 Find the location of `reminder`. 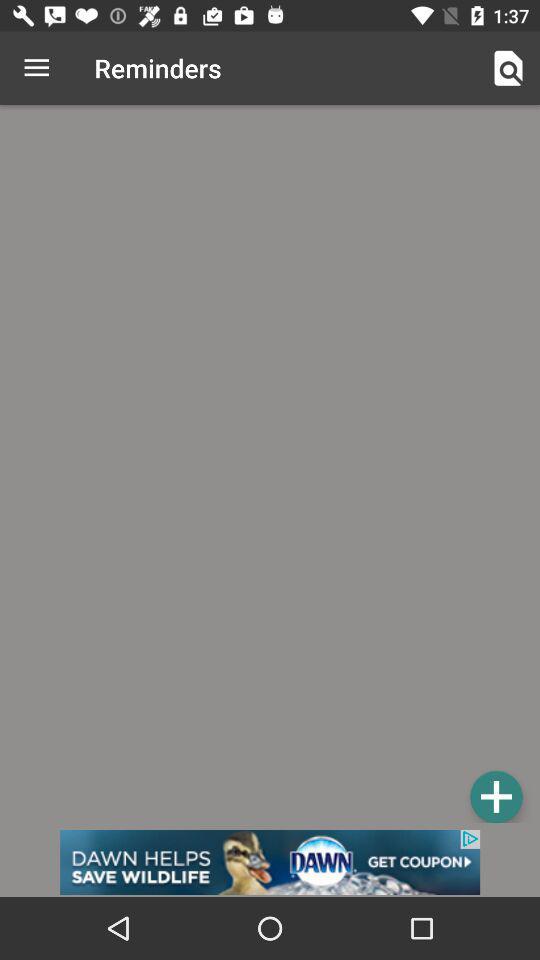

reminder is located at coordinates (270, 467).